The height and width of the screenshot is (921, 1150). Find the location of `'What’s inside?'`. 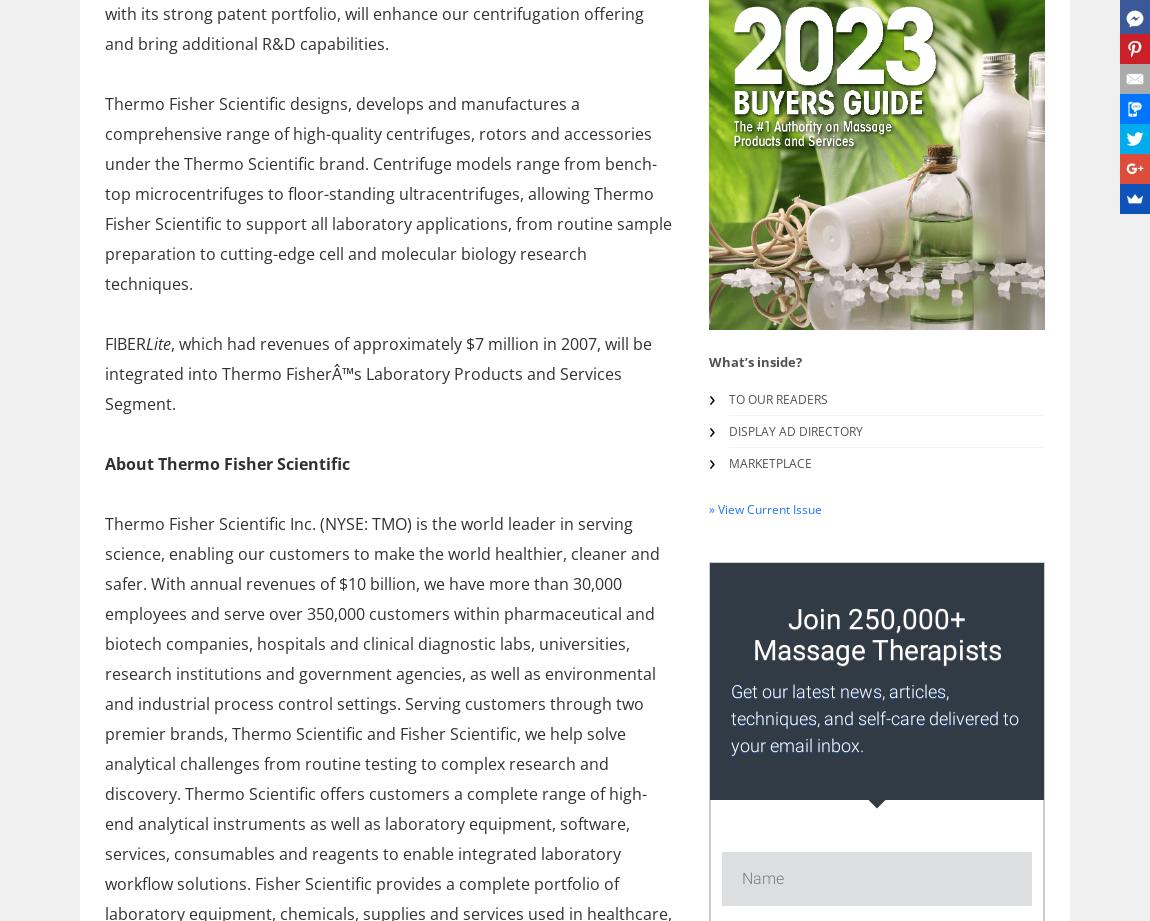

'What’s inside?' is located at coordinates (754, 361).